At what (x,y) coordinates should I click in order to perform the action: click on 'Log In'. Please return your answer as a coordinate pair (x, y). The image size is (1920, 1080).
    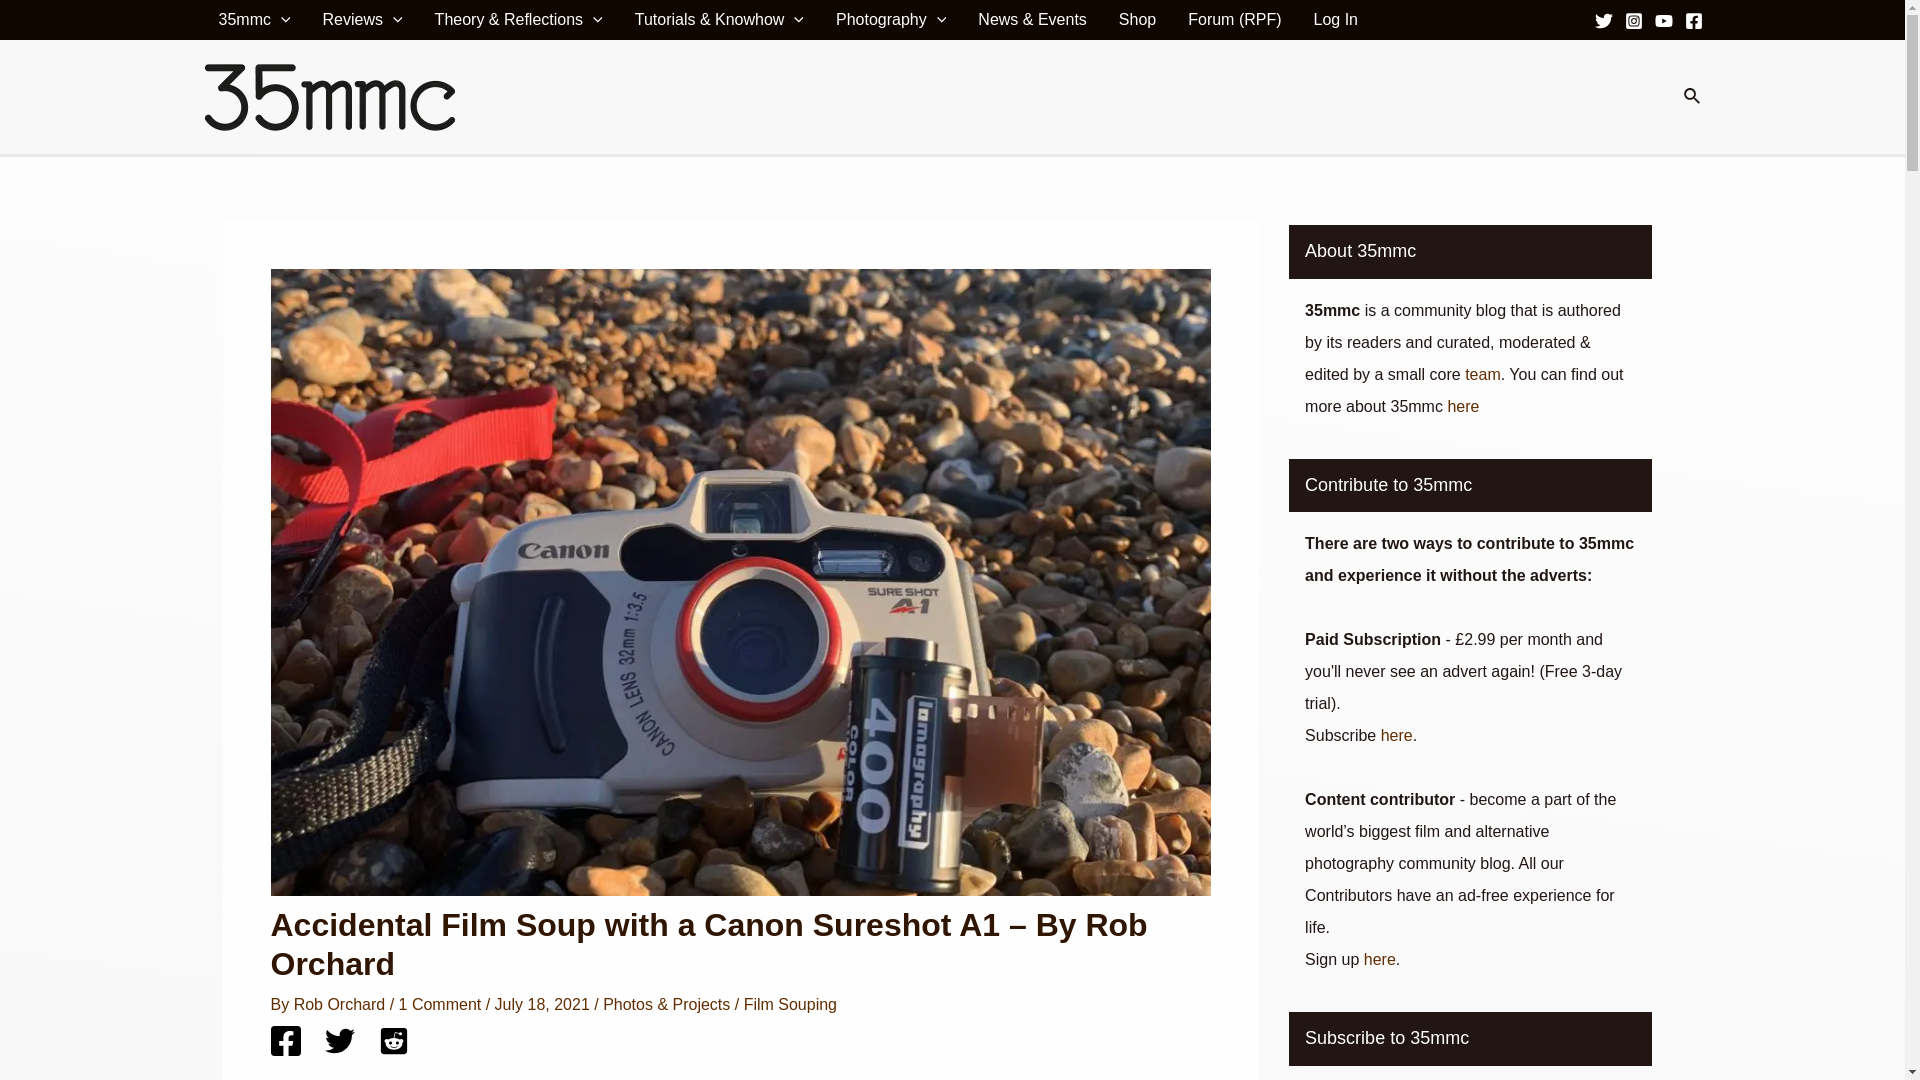
    Looking at the image, I should click on (1335, 19).